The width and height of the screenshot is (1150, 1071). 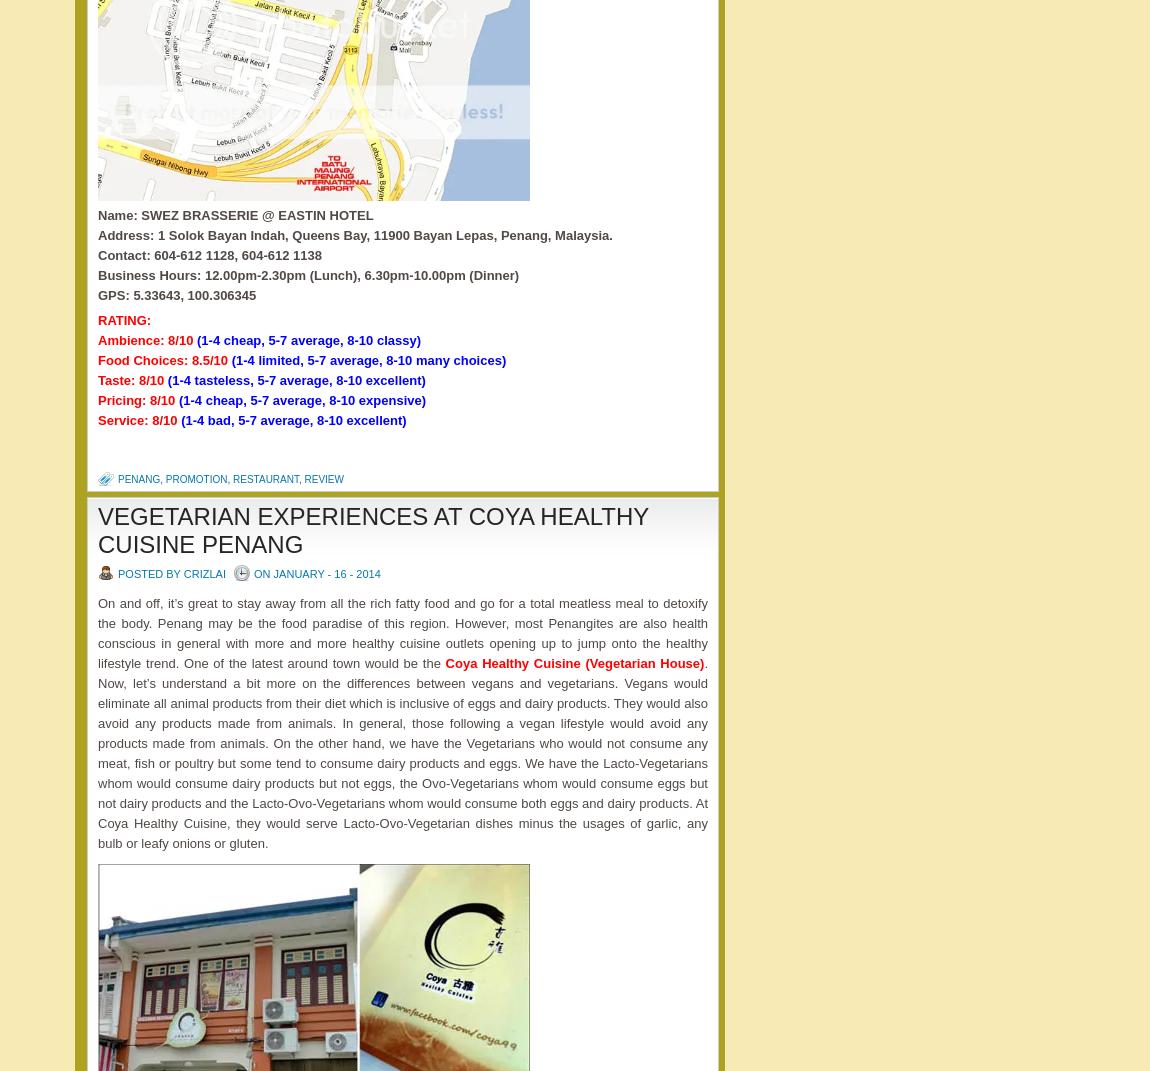 I want to click on 'Contact: 604-612 1128, 604-612 1138', so click(x=208, y=255).